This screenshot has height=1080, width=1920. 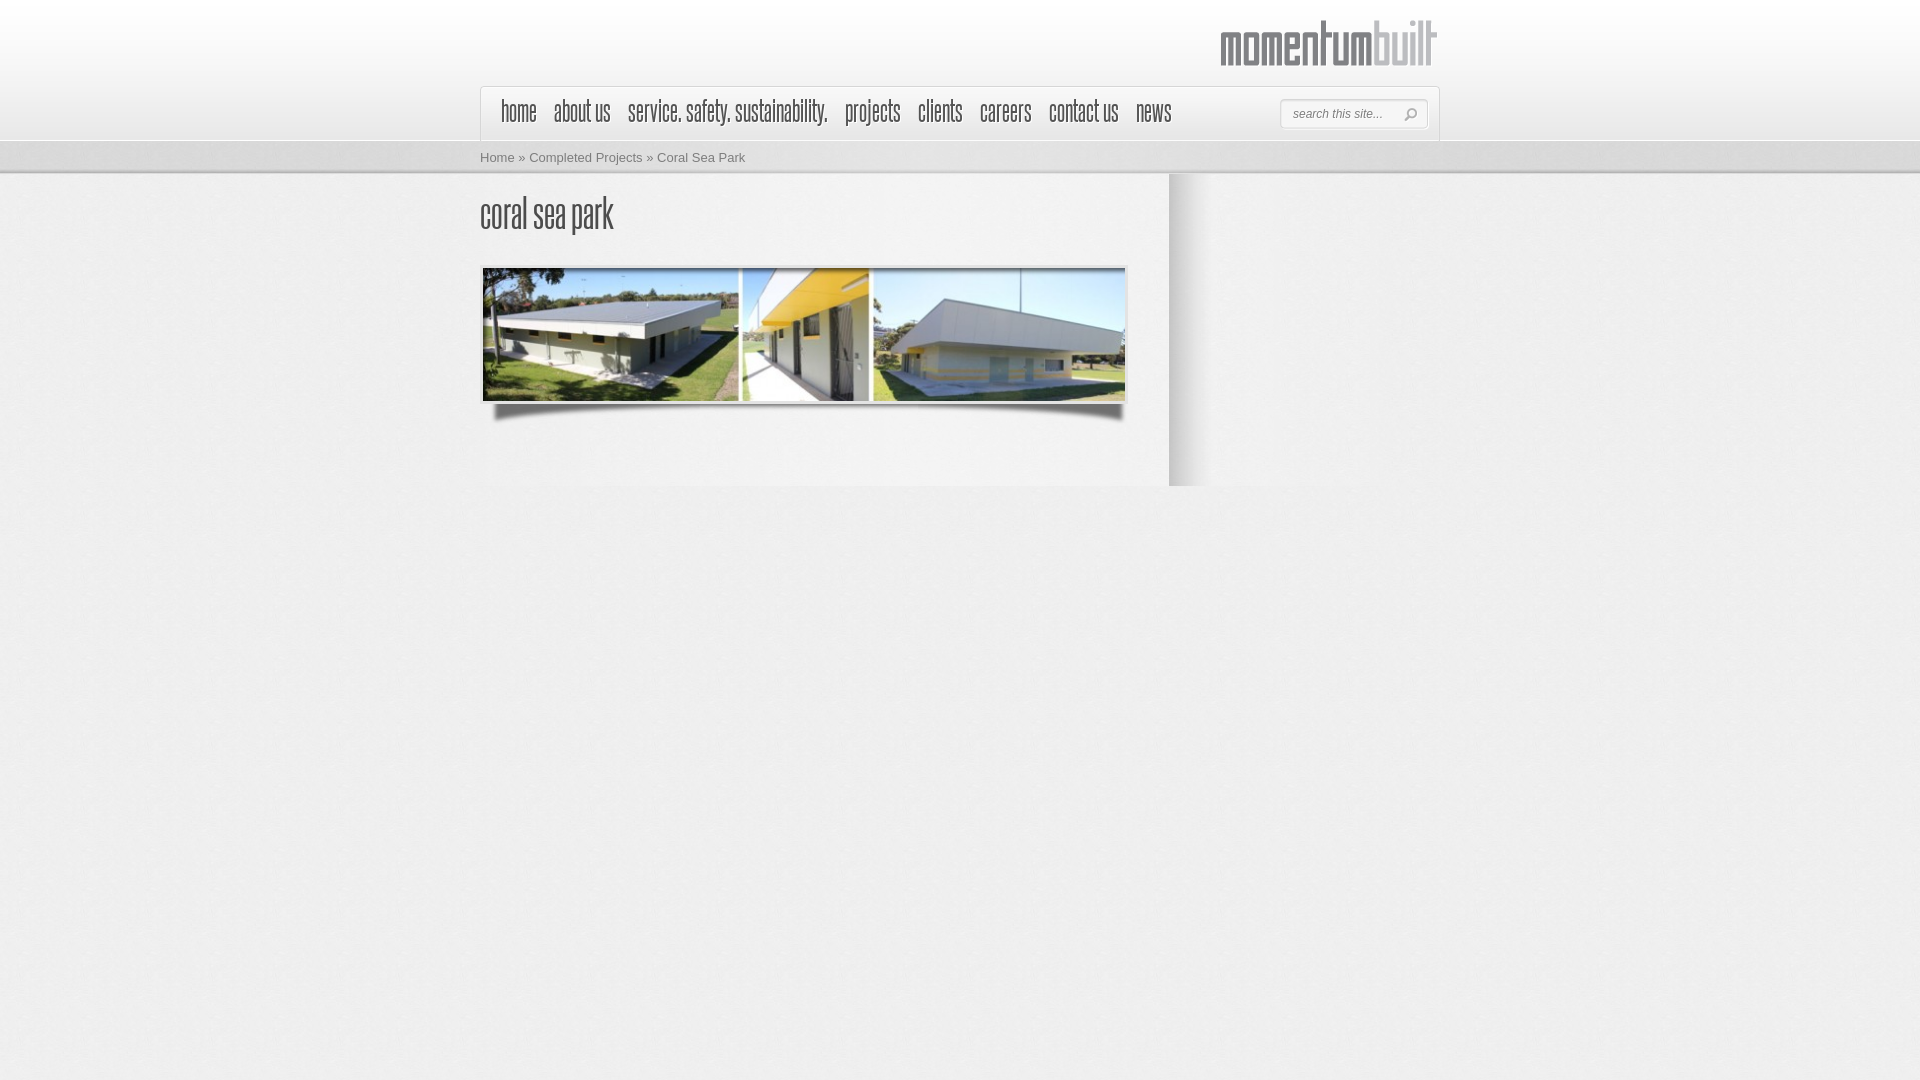 I want to click on 'careers', so click(x=979, y=118).